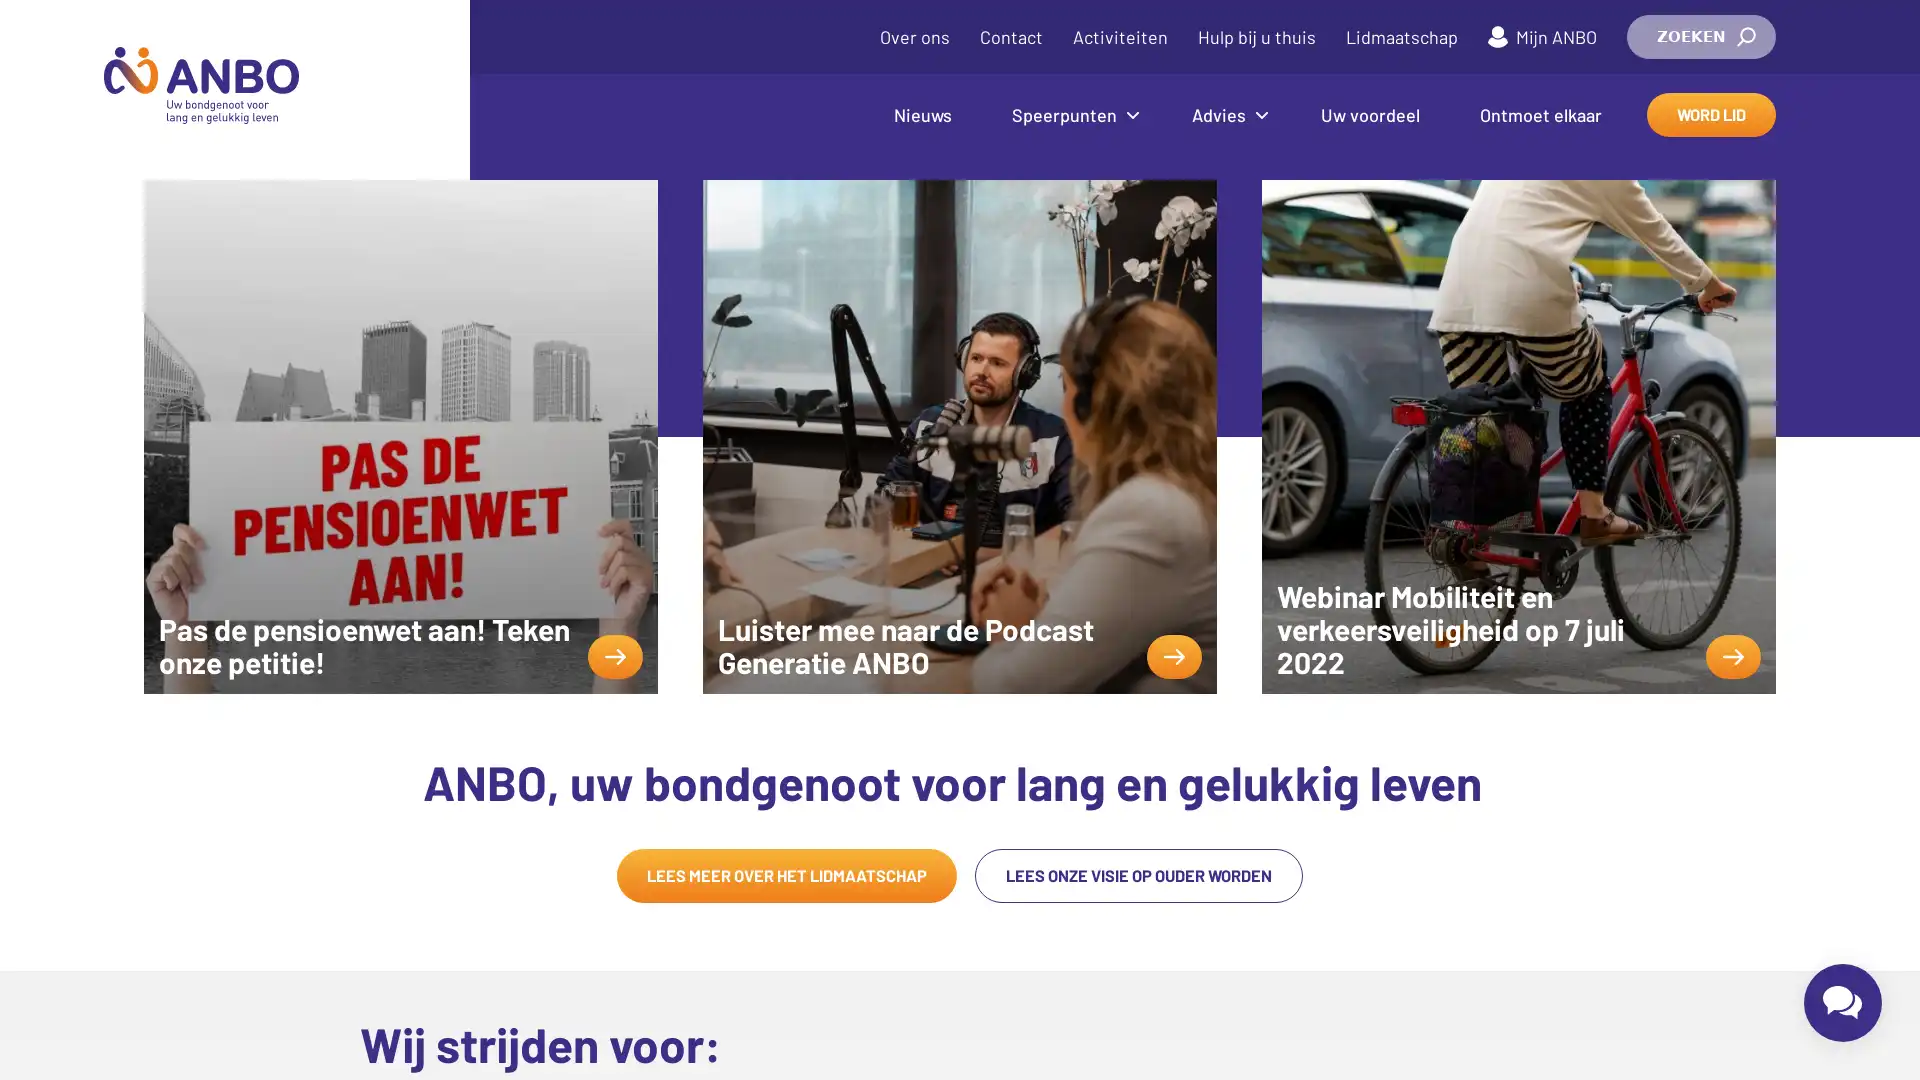 This screenshot has width=1920, height=1080. What do you see at coordinates (1700, 37) in the screenshot?
I see `ZOEKEN` at bounding box center [1700, 37].